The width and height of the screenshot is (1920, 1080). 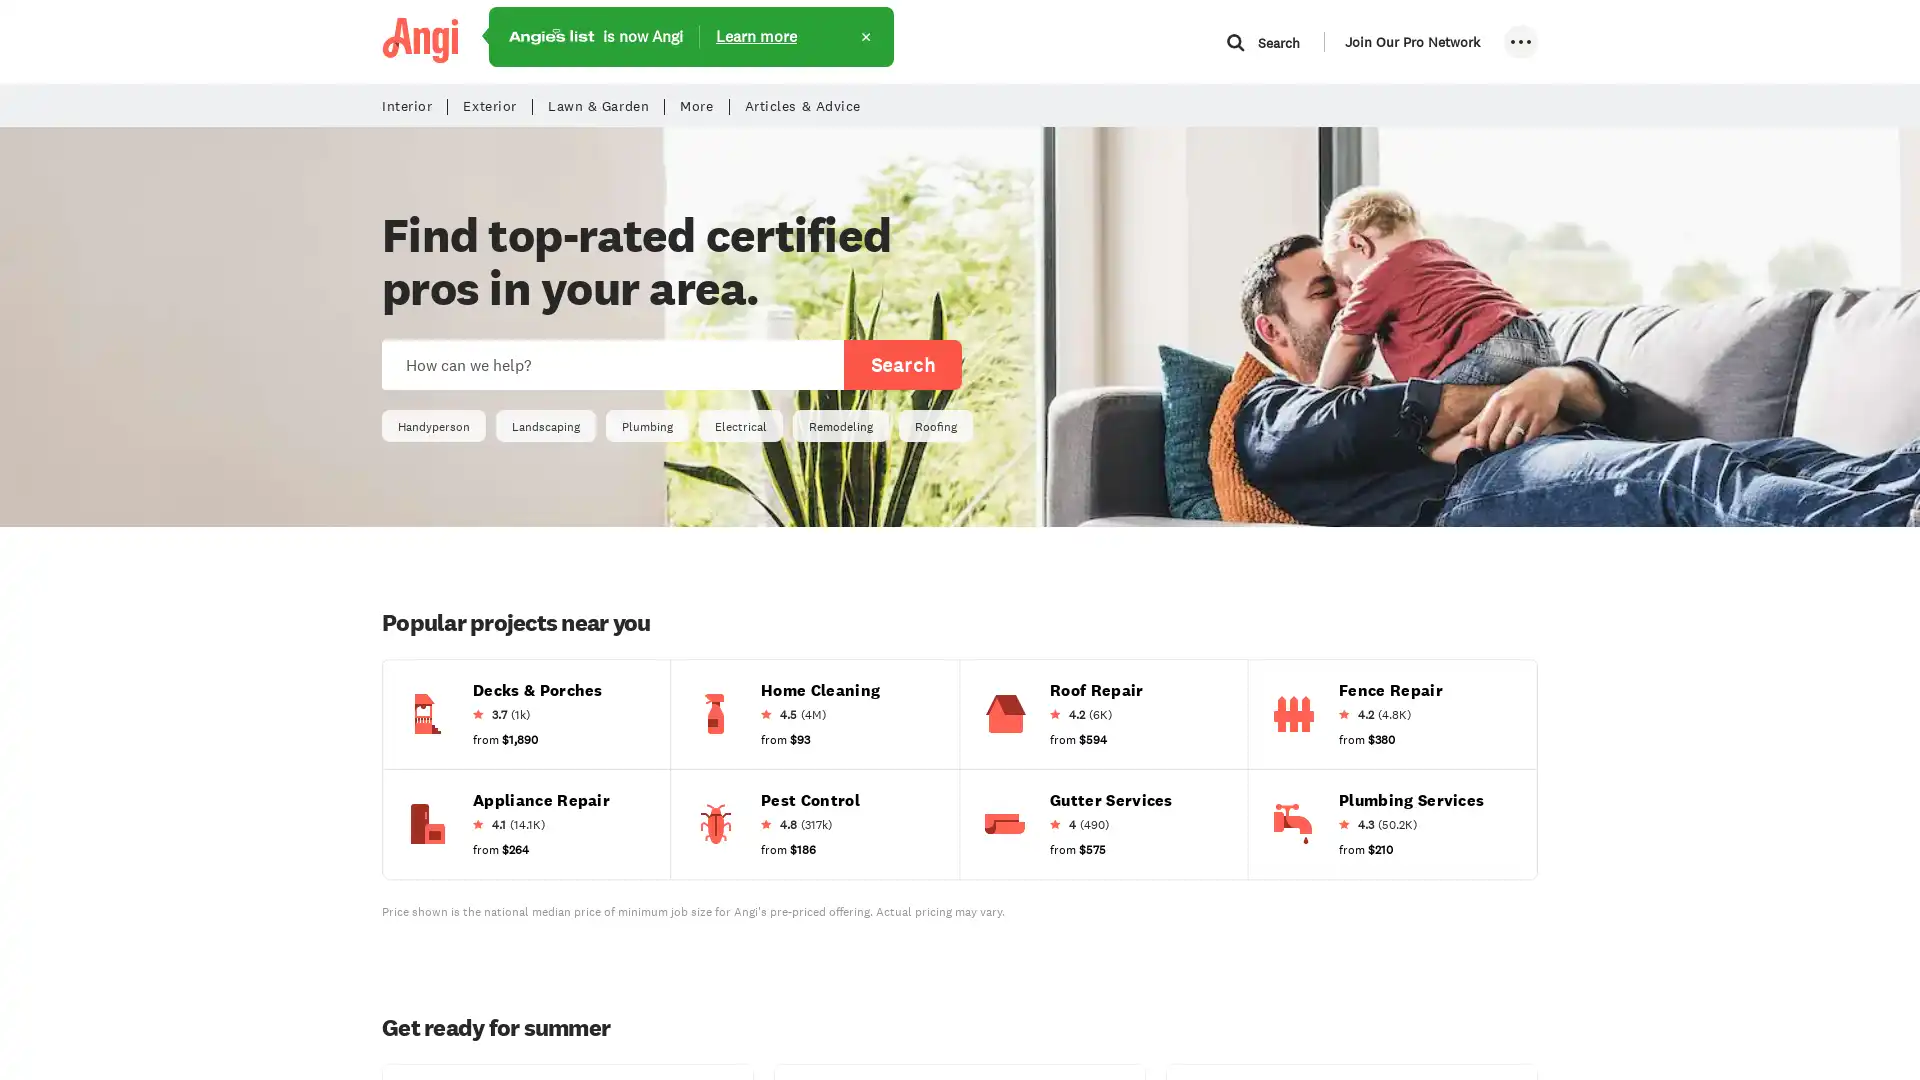 What do you see at coordinates (810, 790) in the screenshot?
I see `Submit a request for Pest Control - Bugs and Insects.` at bounding box center [810, 790].